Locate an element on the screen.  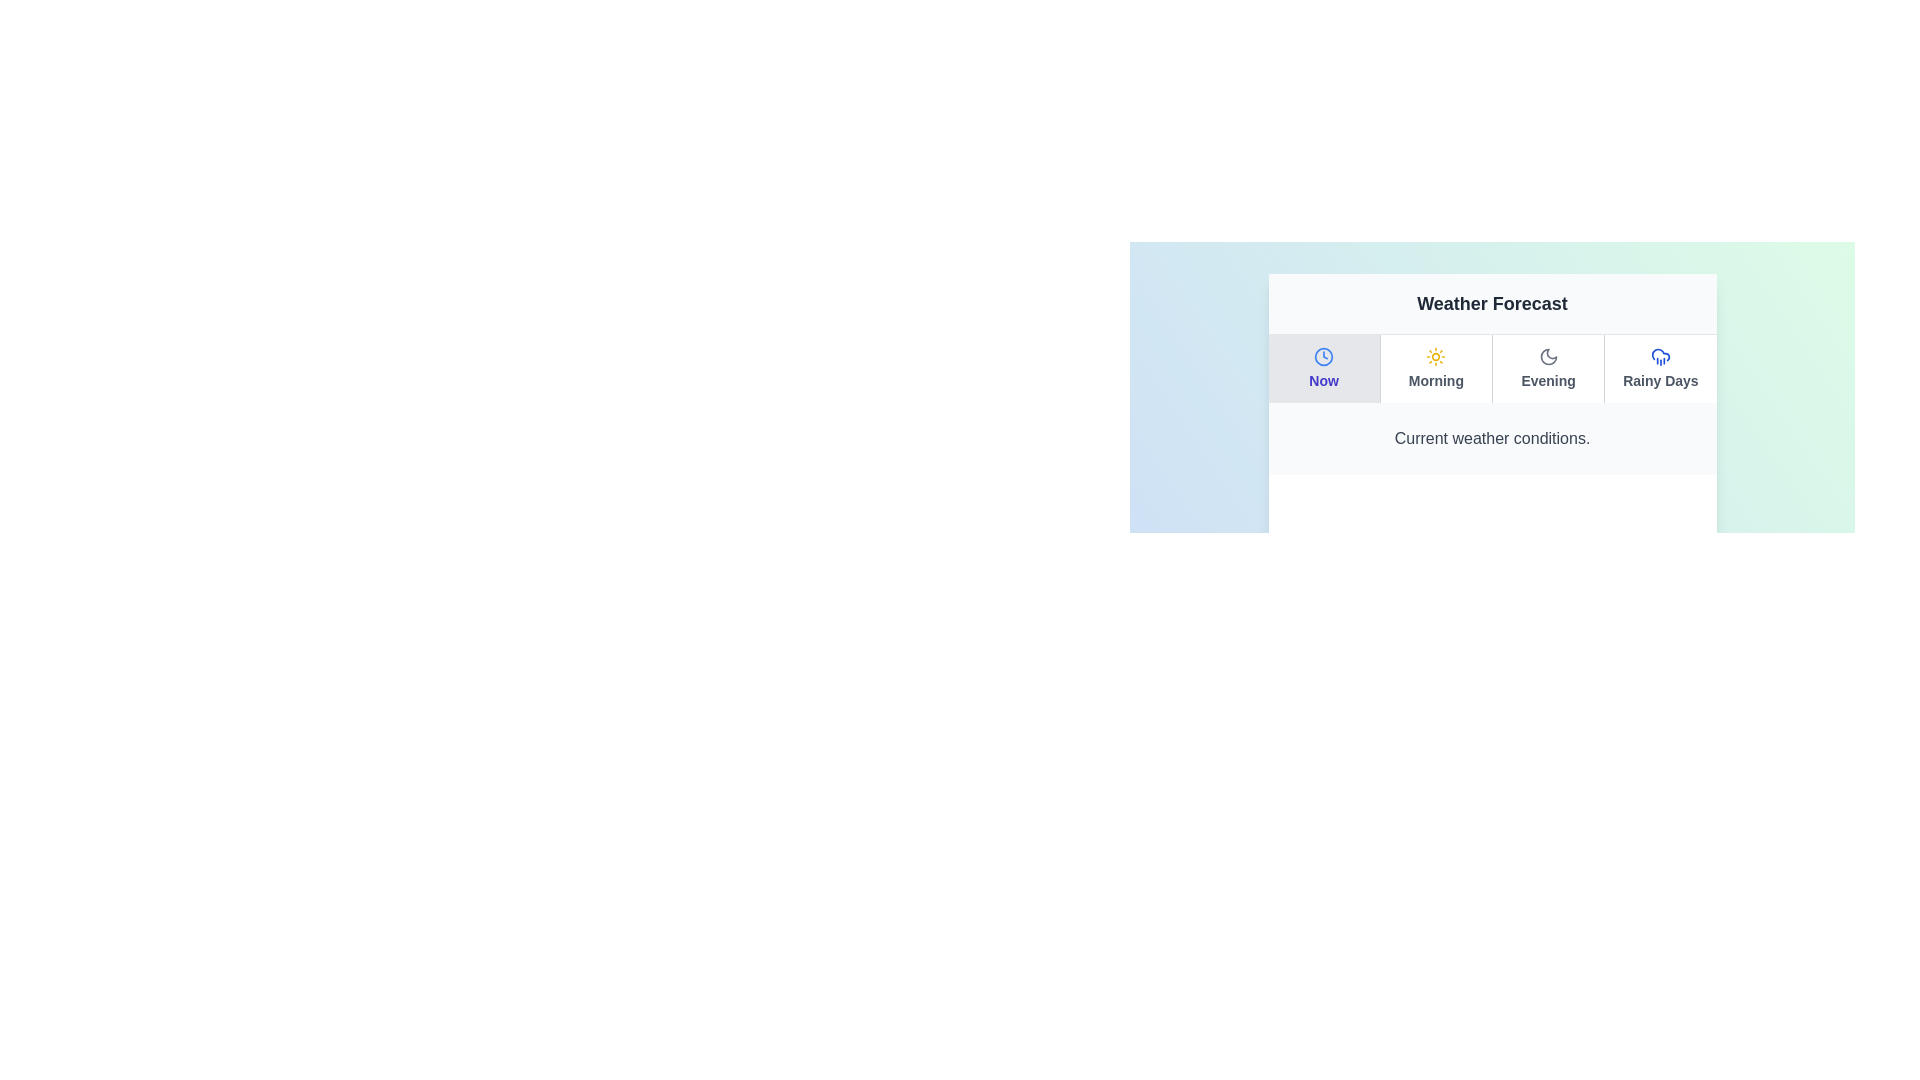
the yellow sun icon in the header menu for the 'Morning' section, which is located above the 'Morning' text is located at coordinates (1435, 356).